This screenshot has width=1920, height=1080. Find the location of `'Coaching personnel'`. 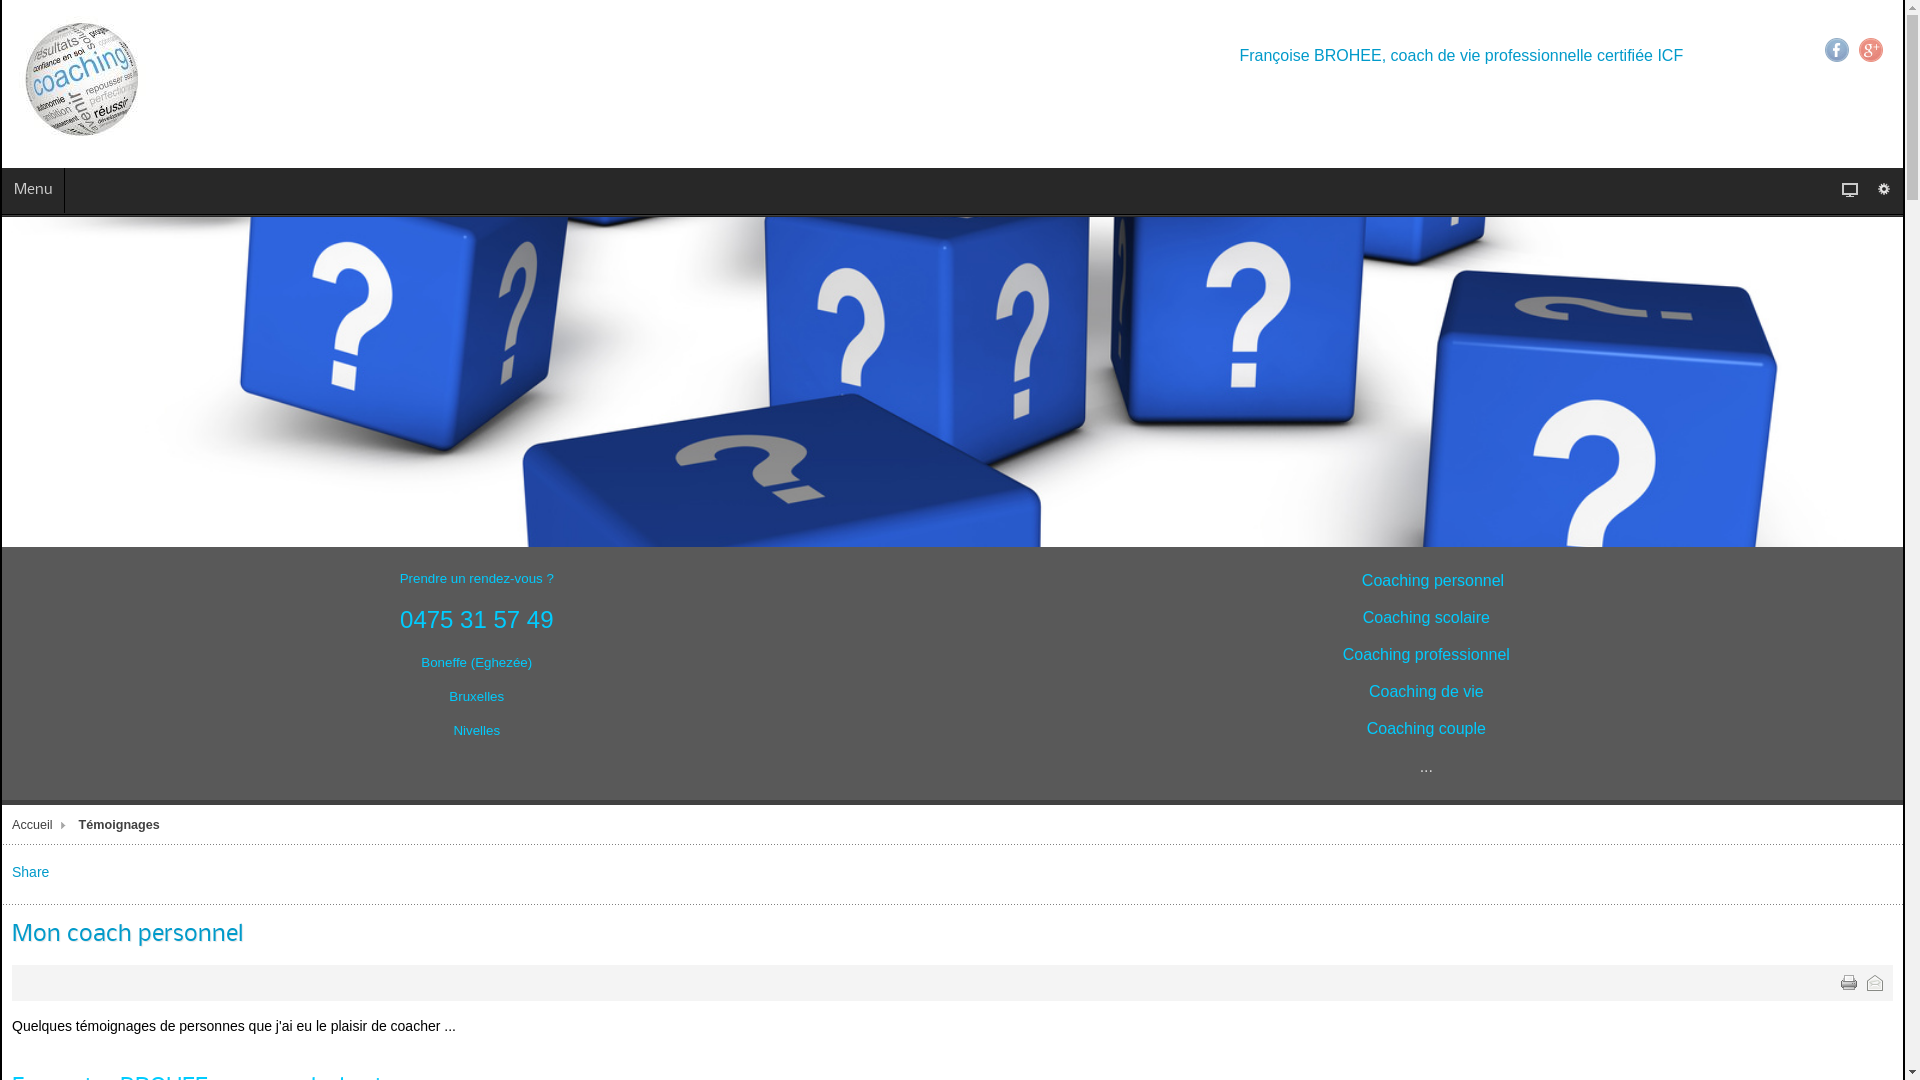

'Coaching personnel' is located at coordinates (1432, 581).